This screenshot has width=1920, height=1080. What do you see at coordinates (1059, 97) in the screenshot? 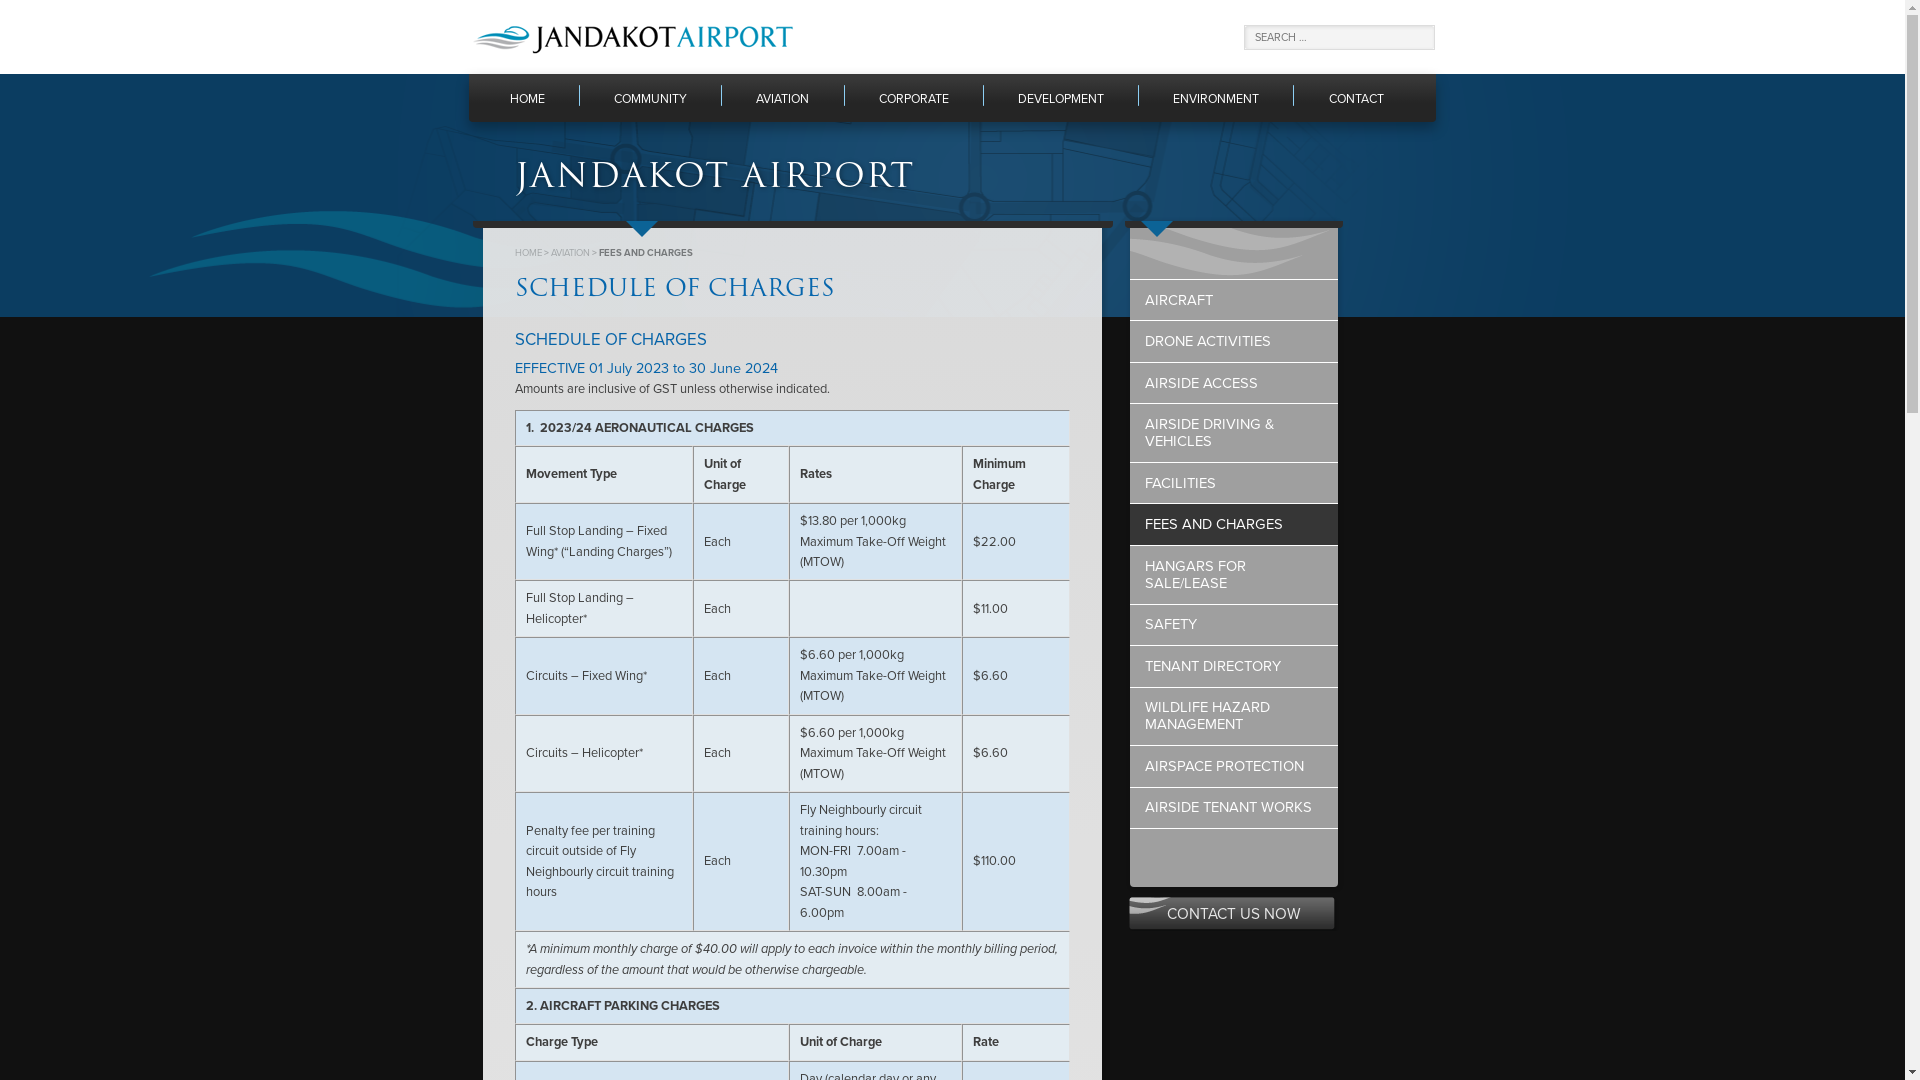
I see `'DEVELOPMENT'` at bounding box center [1059, 97].